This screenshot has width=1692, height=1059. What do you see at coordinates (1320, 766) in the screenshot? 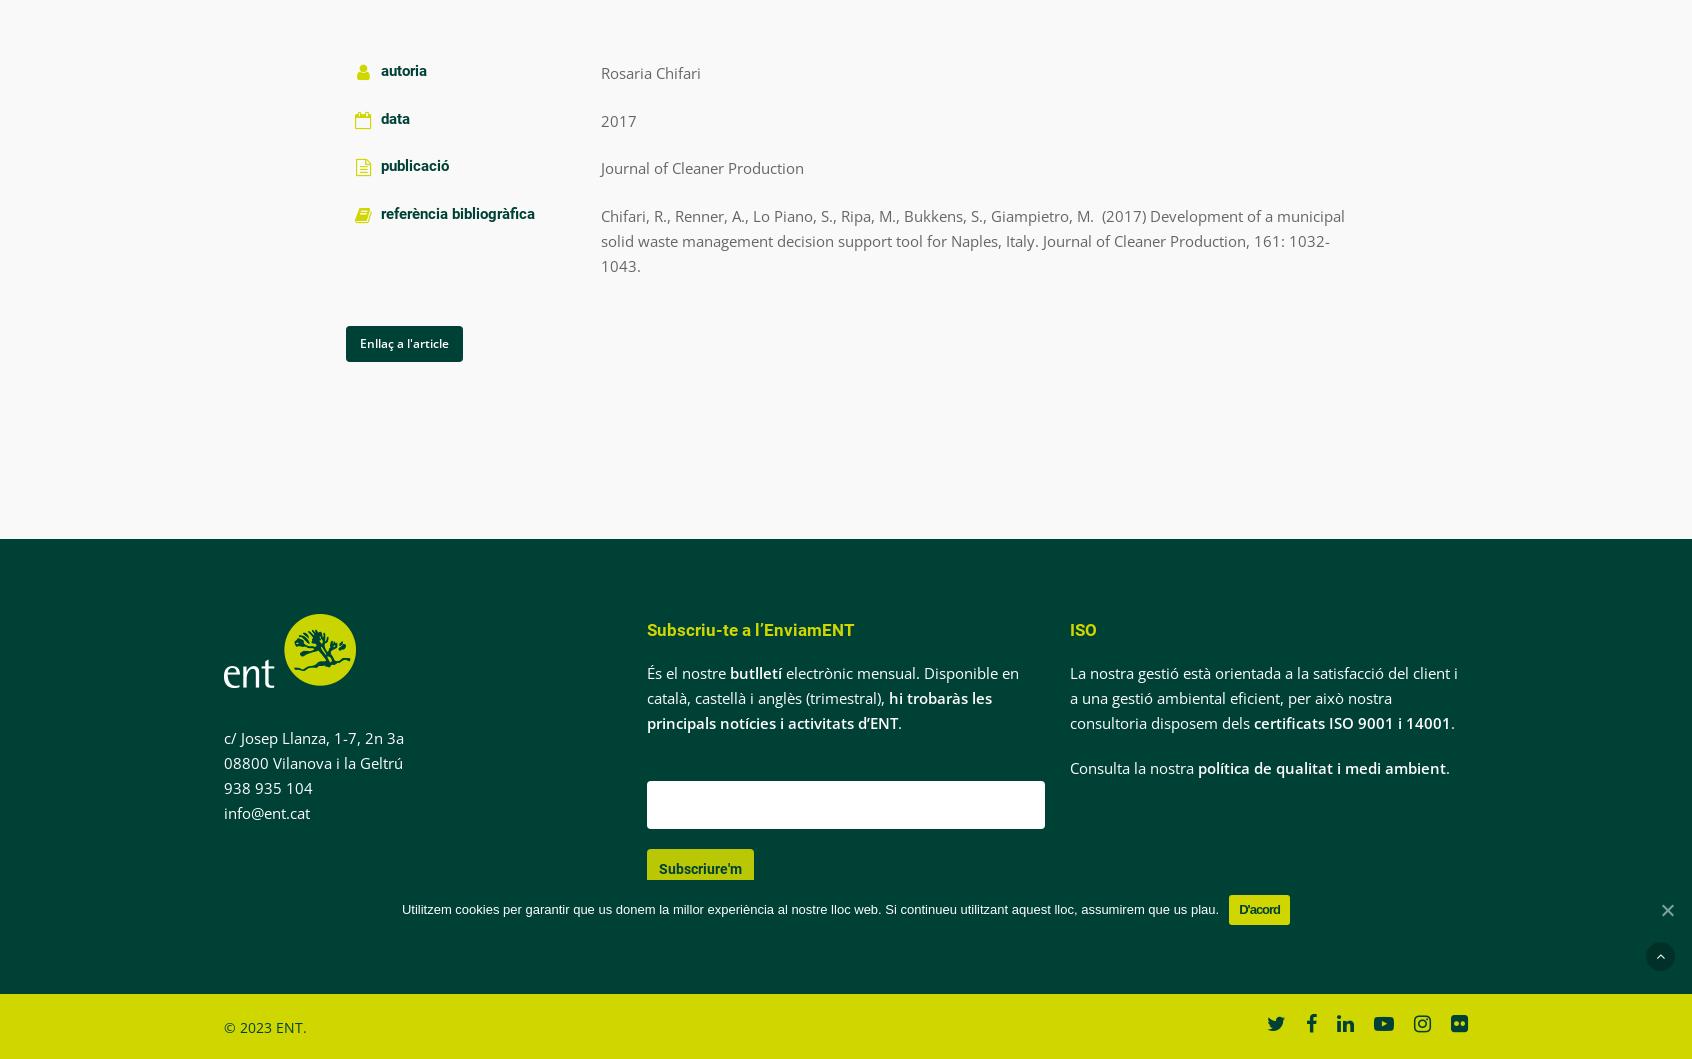
I see `'política de qualitat i medi ambient'` at bounding box center [1320, 766].